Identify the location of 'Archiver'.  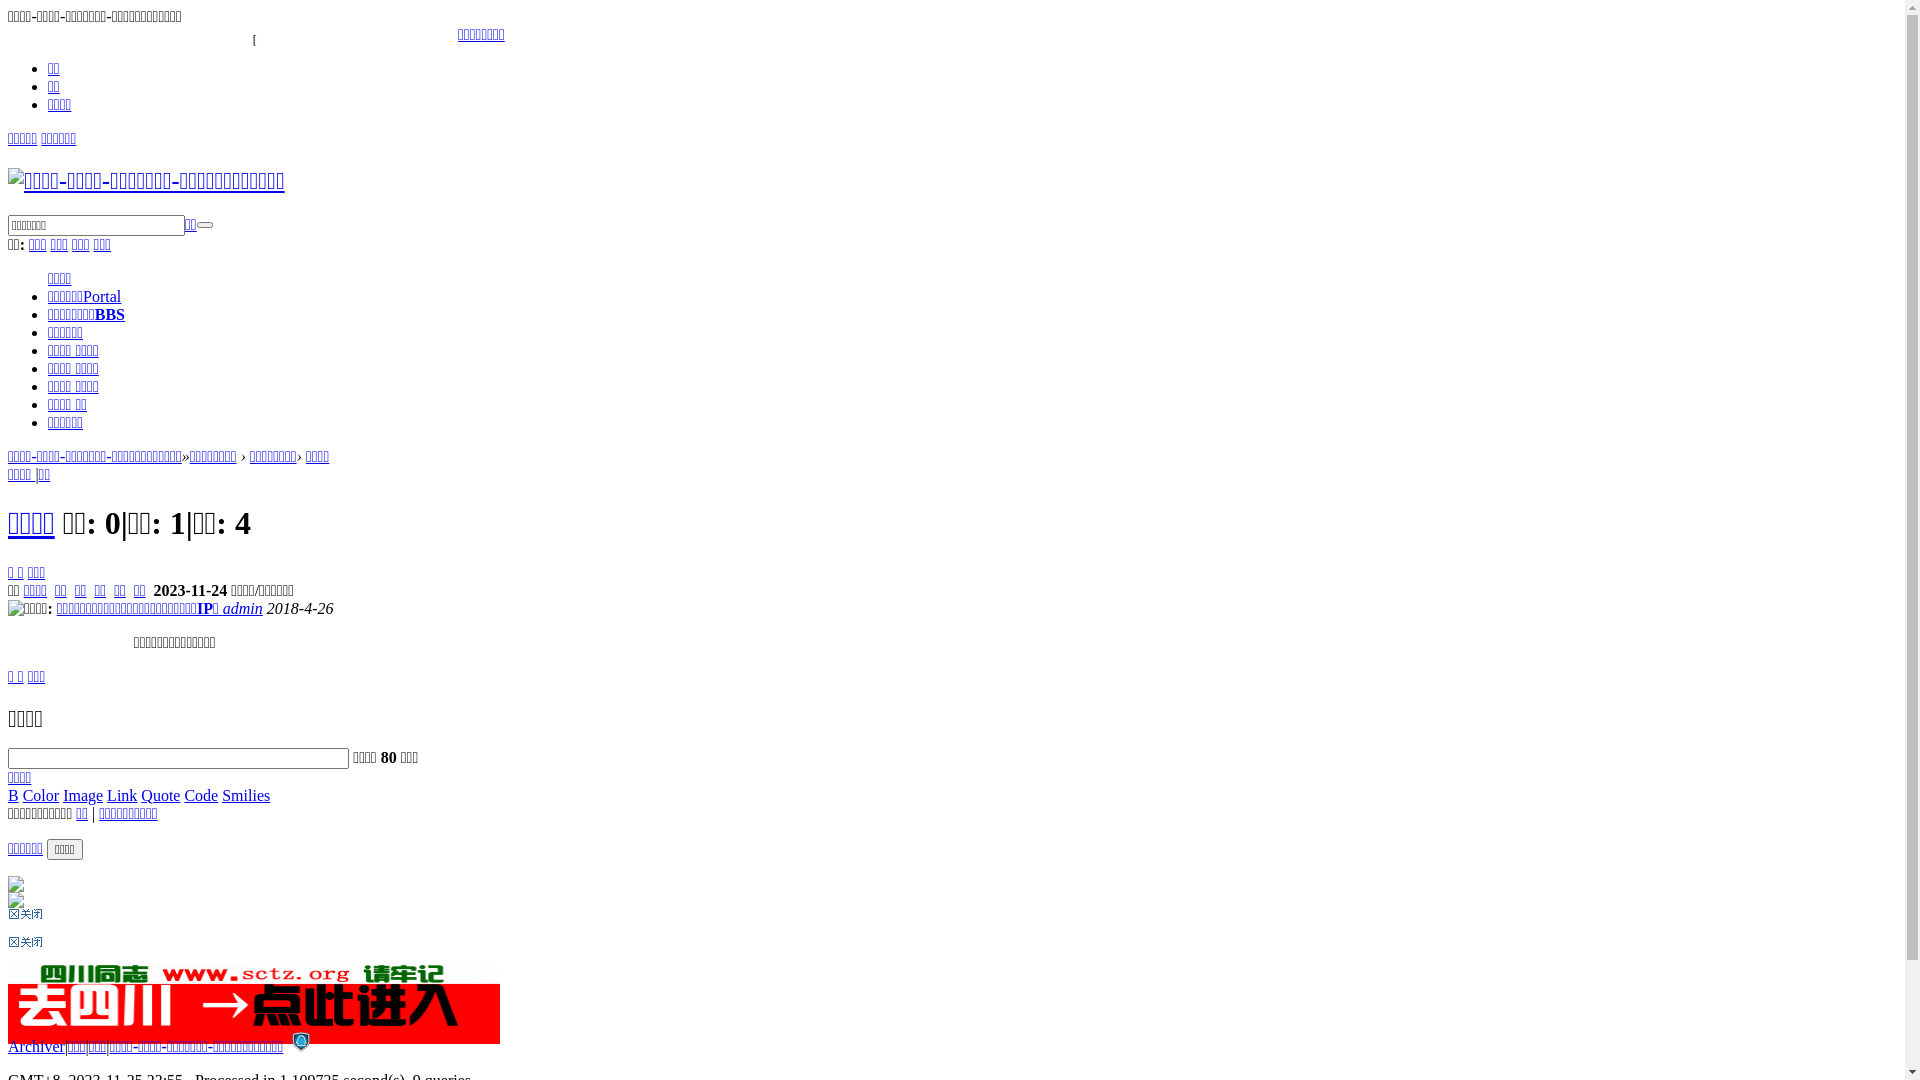
(36, 1045).